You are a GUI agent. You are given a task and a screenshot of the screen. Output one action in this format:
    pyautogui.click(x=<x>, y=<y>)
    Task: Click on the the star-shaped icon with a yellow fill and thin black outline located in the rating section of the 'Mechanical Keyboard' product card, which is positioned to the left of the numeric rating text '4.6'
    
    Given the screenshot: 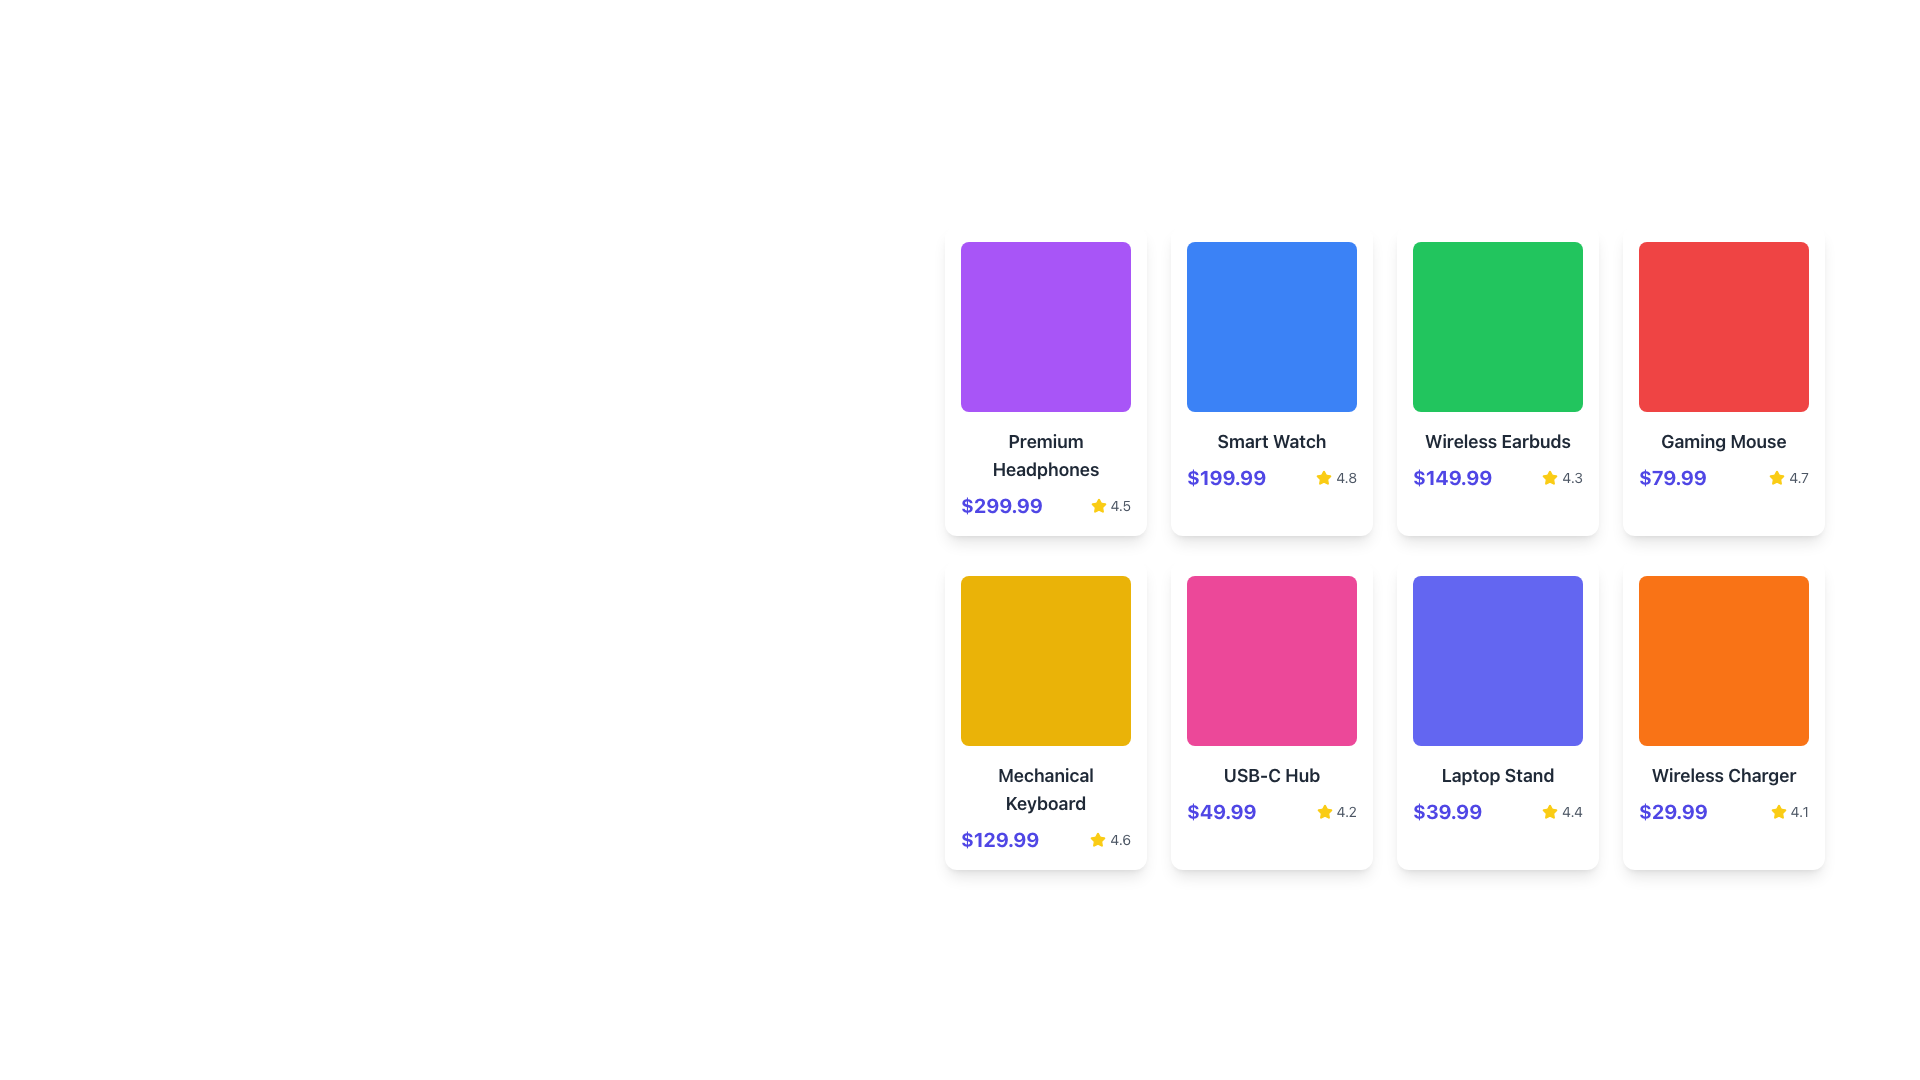 What is the action you would take?
    pyautogui.click(x=1097, y=840)
    